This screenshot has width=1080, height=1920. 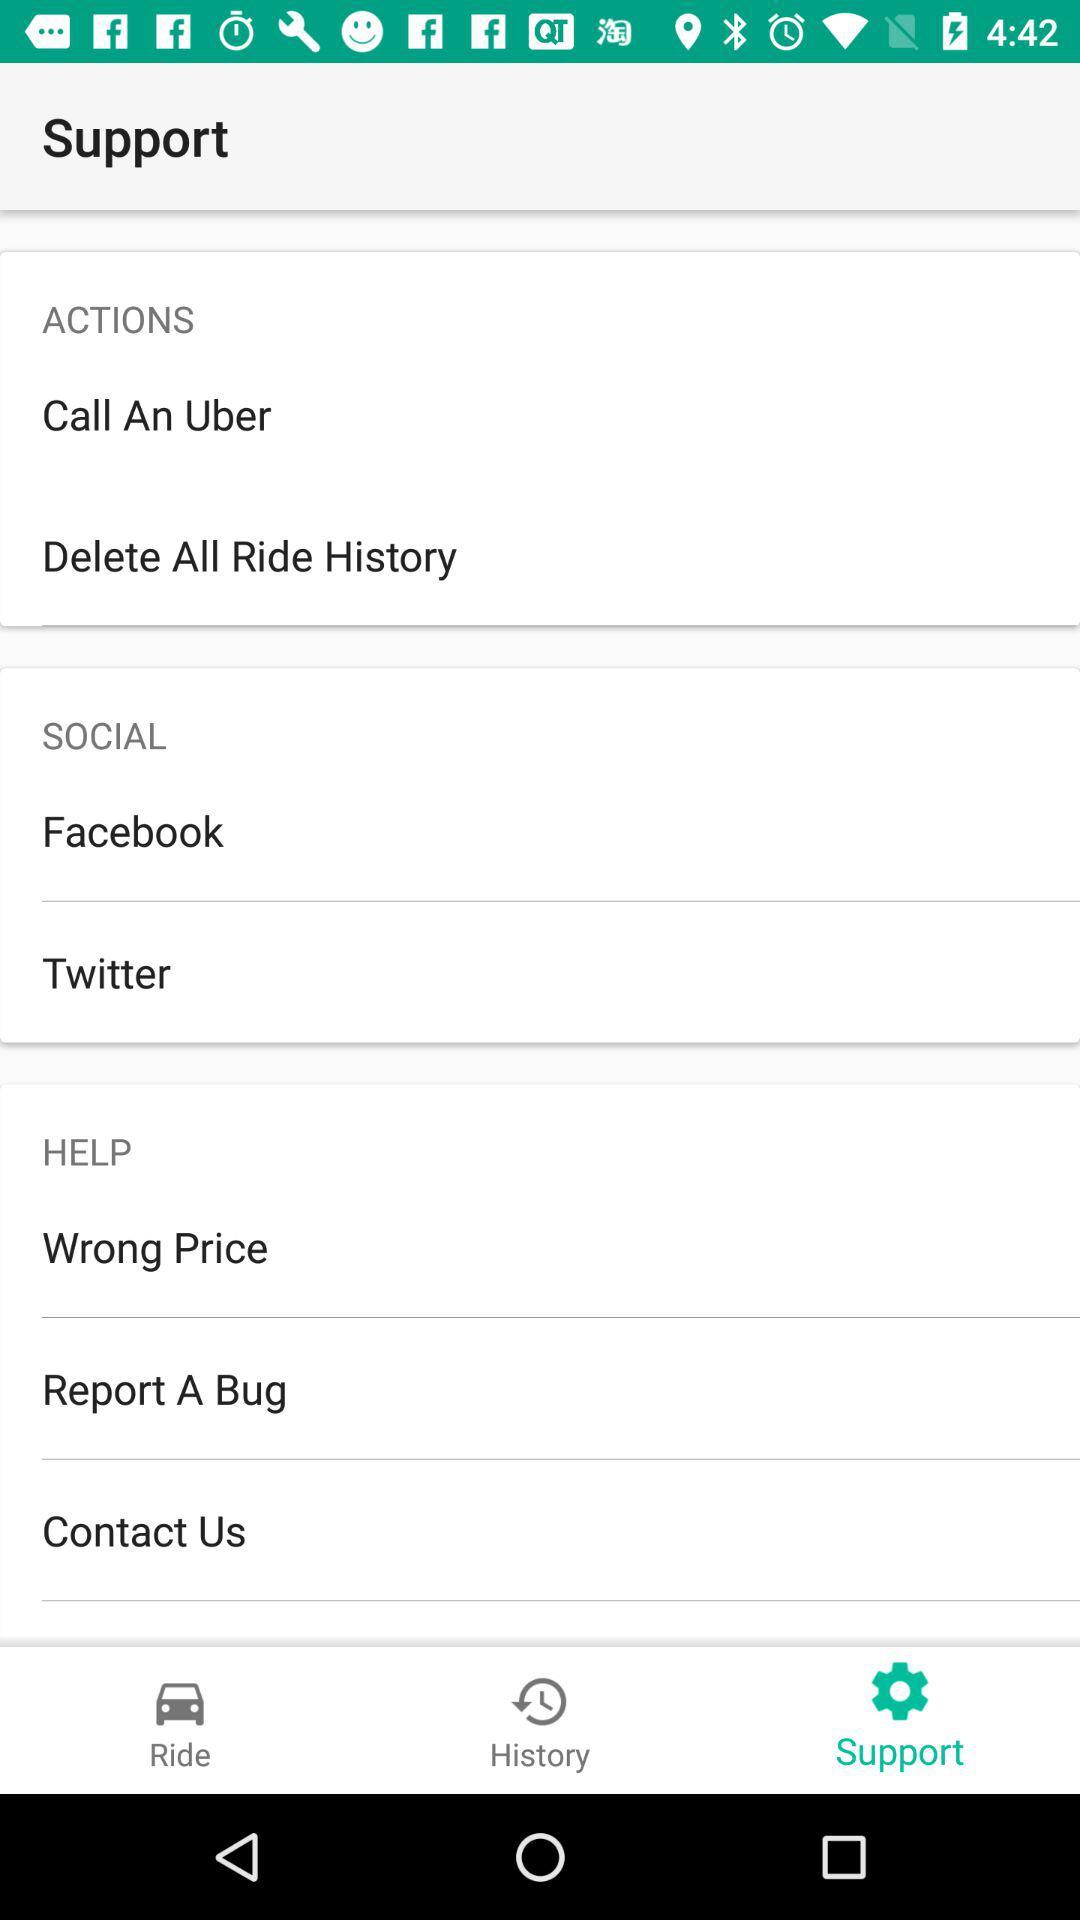 What do you see at coordinates (540, 412) in the screenshot?
I see `item below the actions item` at bounding box center [540, 412].